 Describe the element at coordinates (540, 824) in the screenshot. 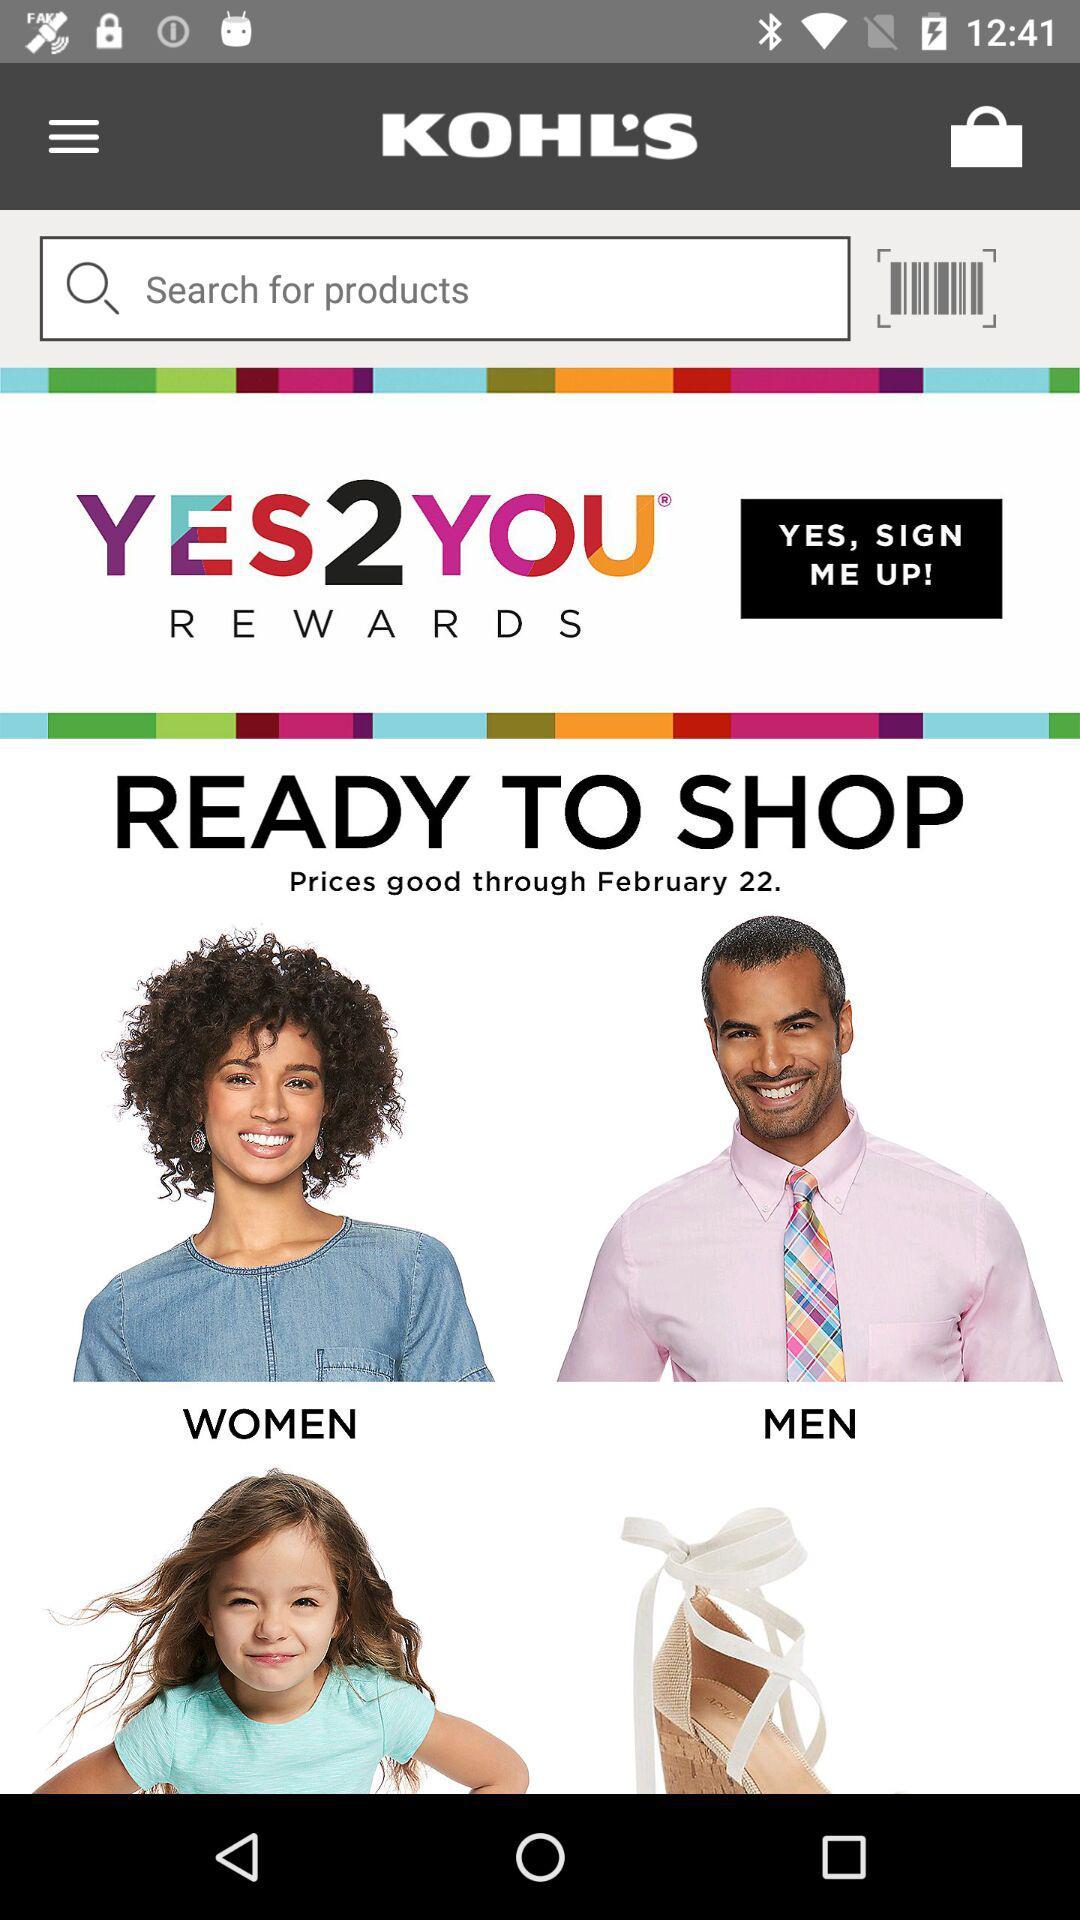

I see `the shop link` at that location.